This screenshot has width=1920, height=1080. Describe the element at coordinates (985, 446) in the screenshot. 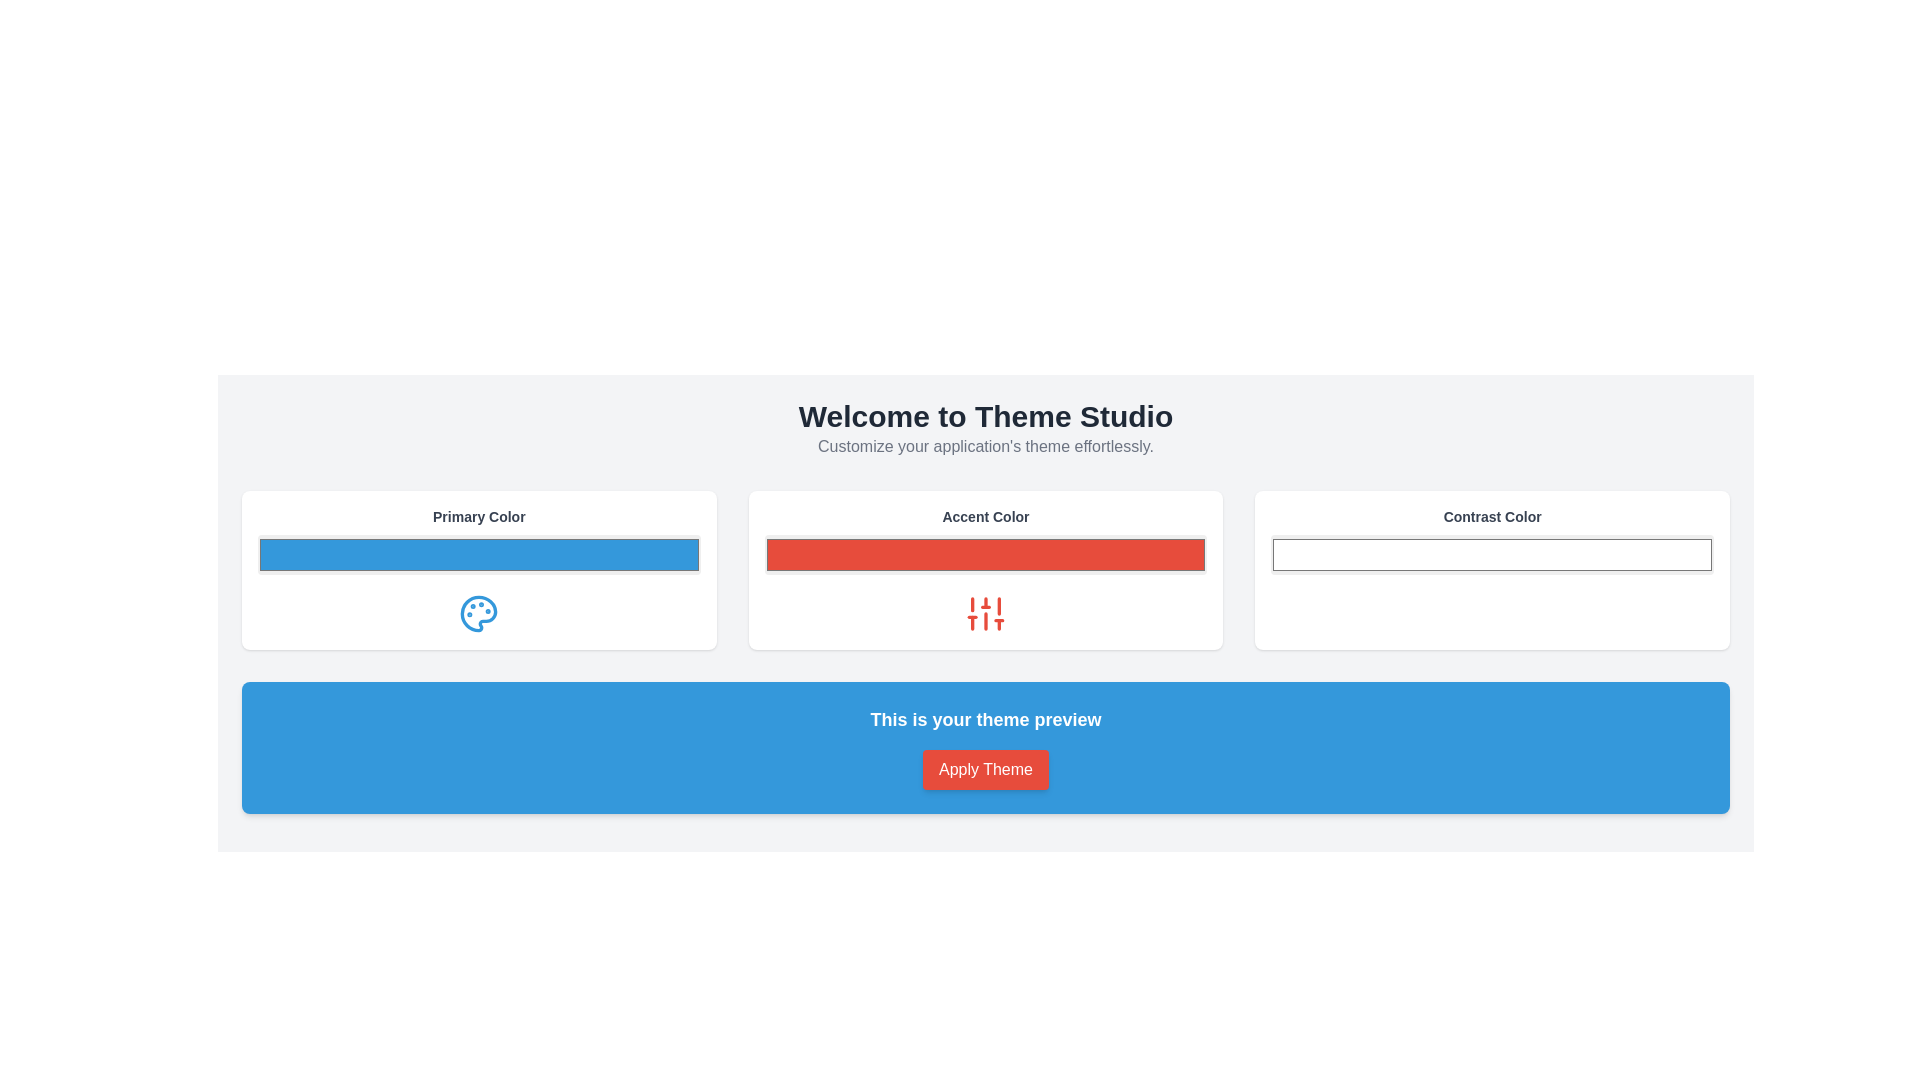

I see `the static text label reading 'Customize your application's theme effortlessly.', which is positioned below the heading 'Welcome to Theme Studio'` at that location.